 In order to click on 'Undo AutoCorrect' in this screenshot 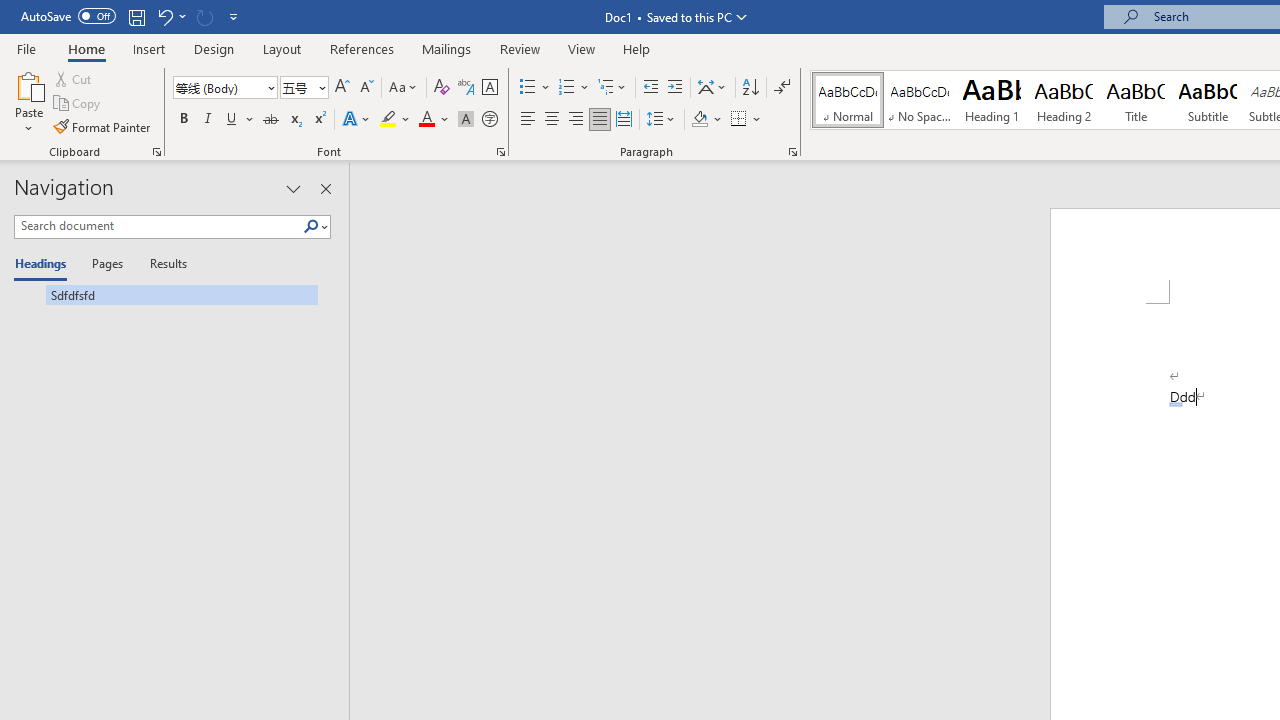, I will do `click(164, 16)`.